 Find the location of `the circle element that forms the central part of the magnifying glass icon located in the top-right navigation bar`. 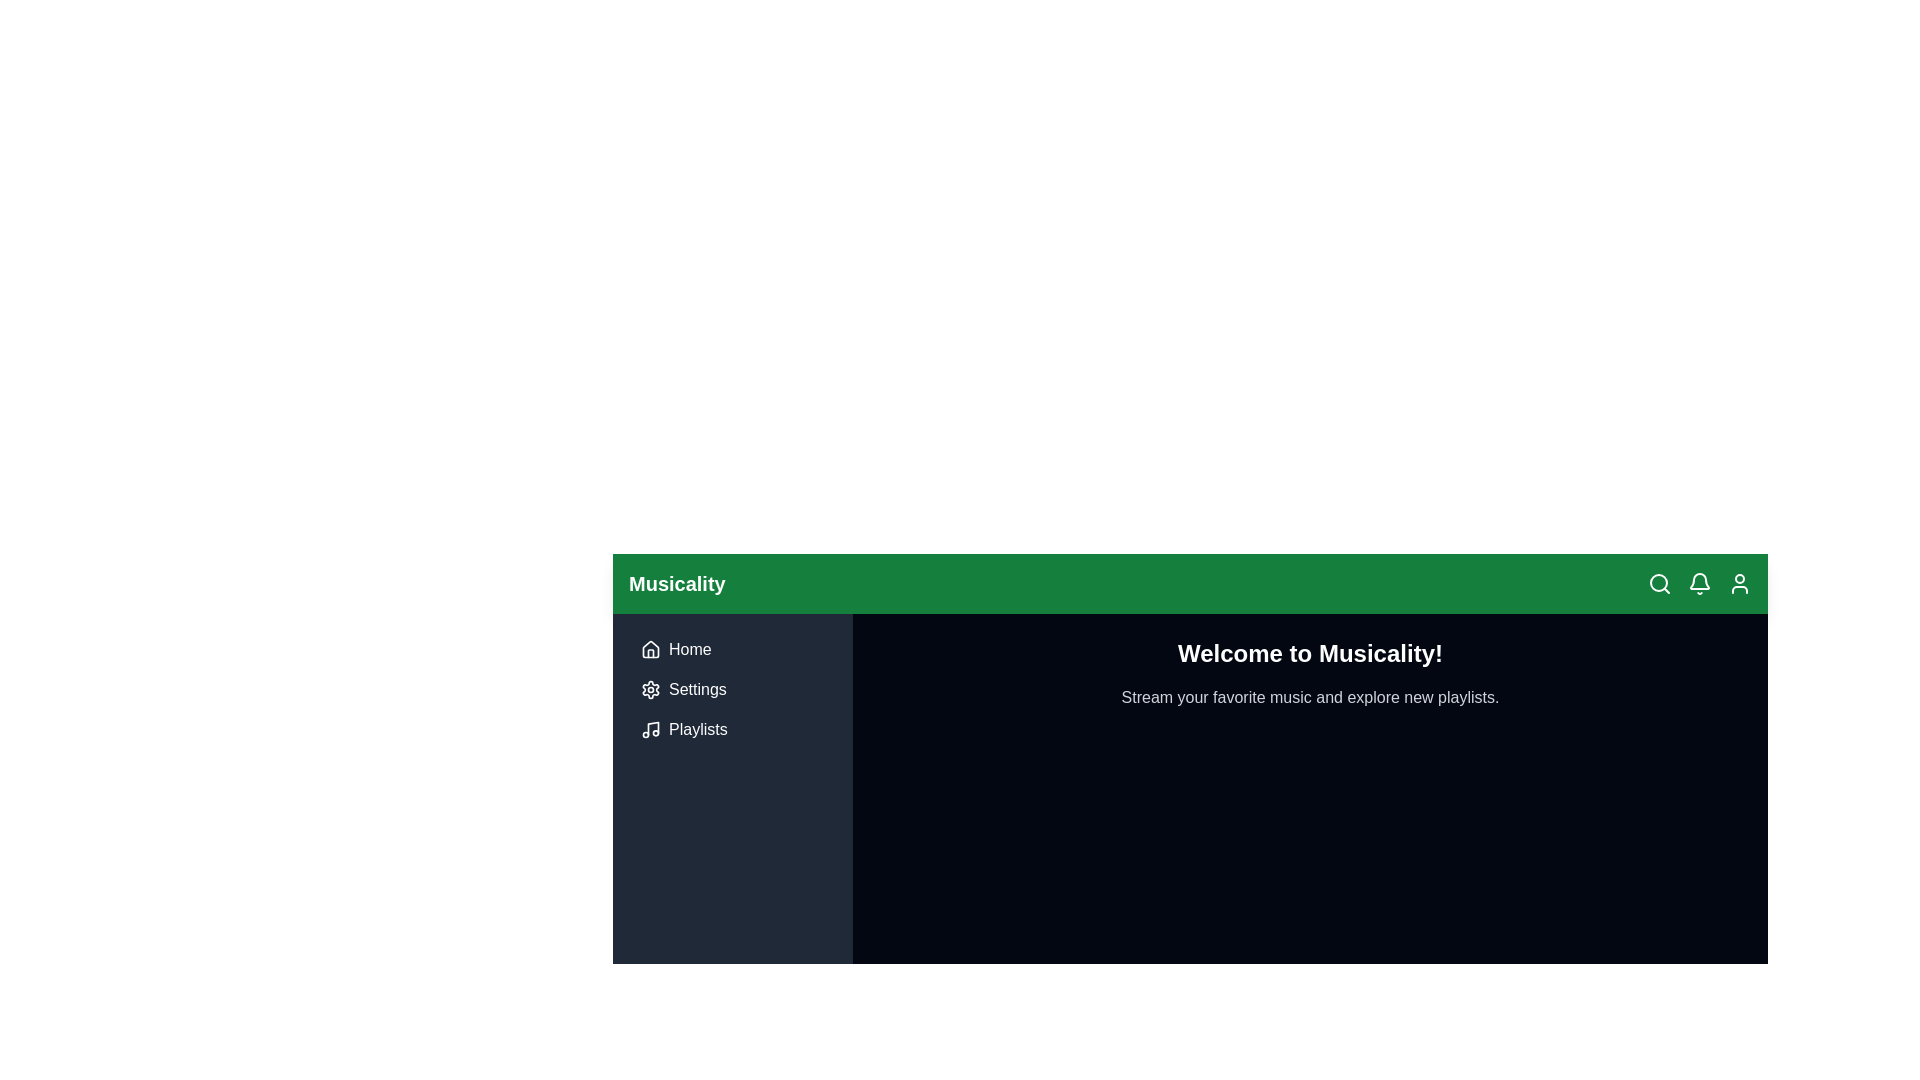

the circle element that forms the central part of the magnifying glass icon located in the top-right navigation bar is located at coordinates (1659, 582).